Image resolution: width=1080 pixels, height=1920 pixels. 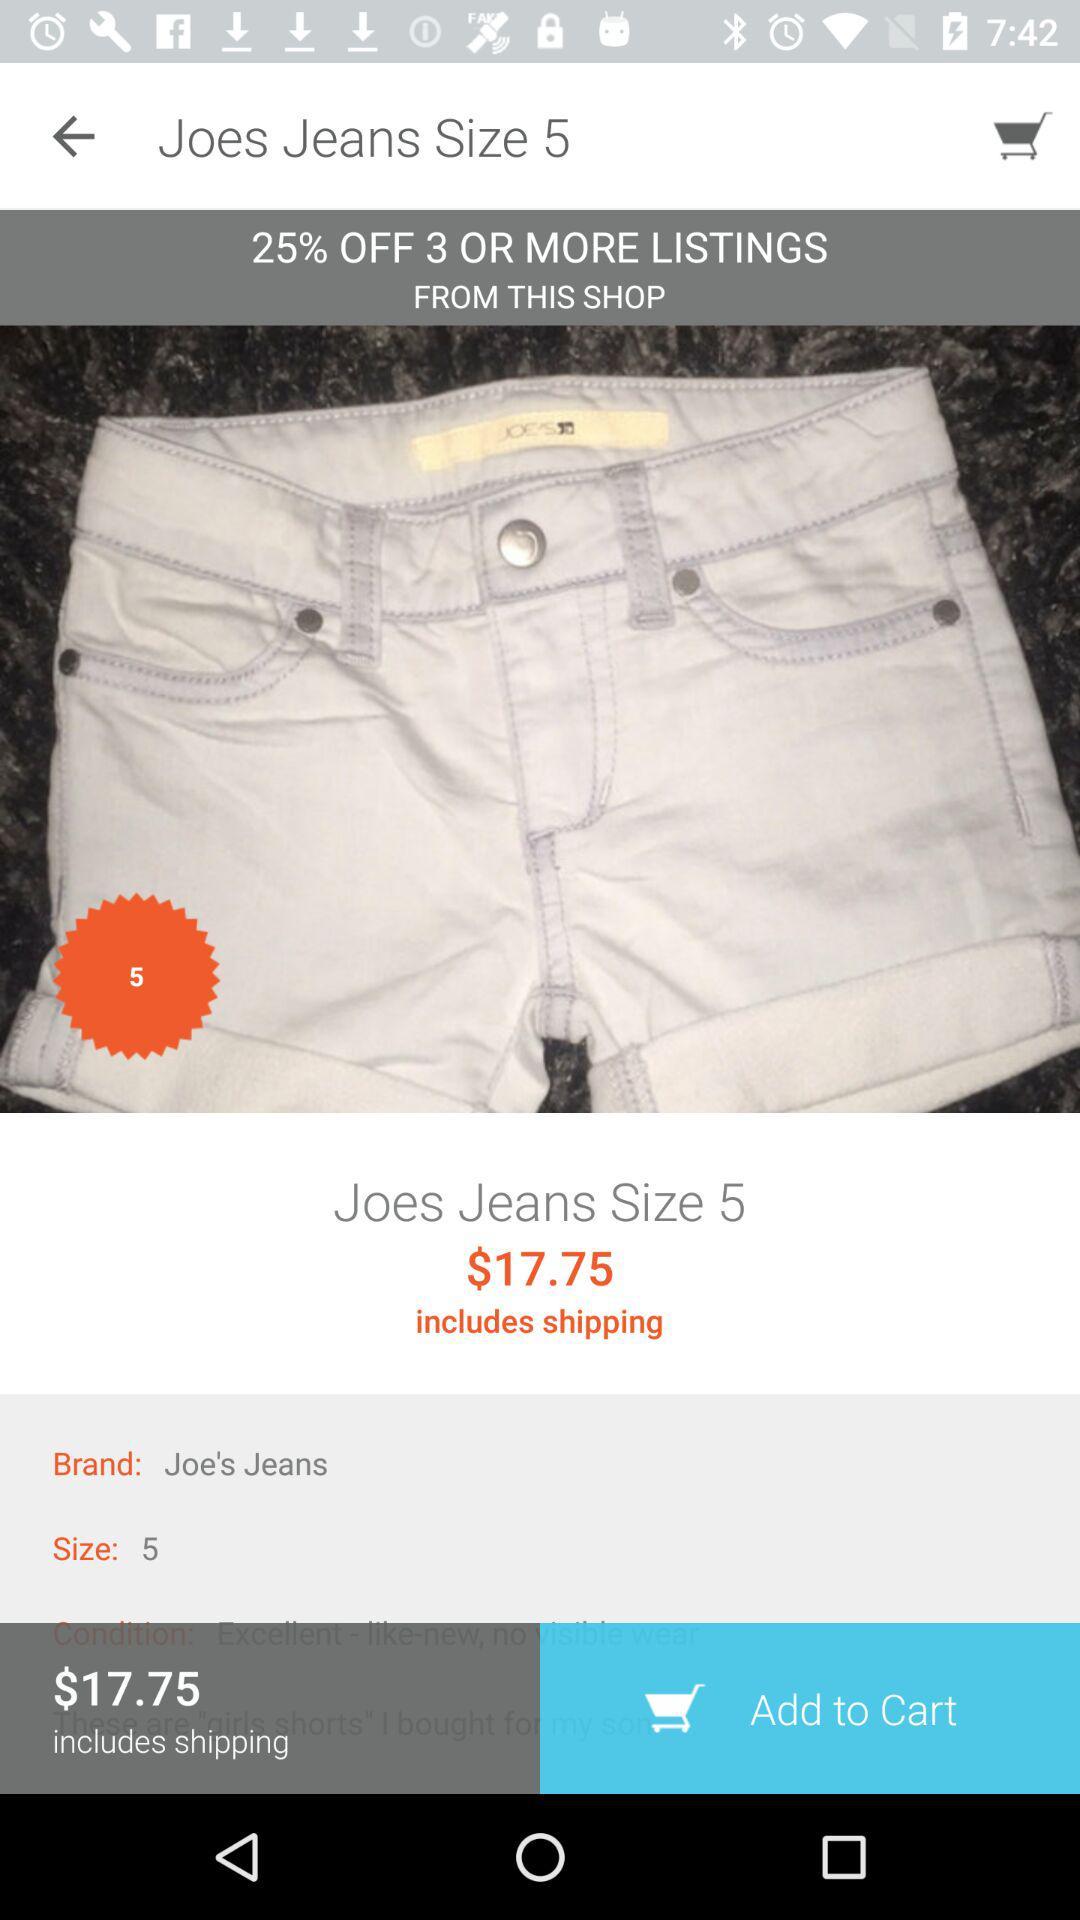 What do you see at coordinates (540, 719) in the screenshot?
I see `item picture` at bounding box center [540, 719].